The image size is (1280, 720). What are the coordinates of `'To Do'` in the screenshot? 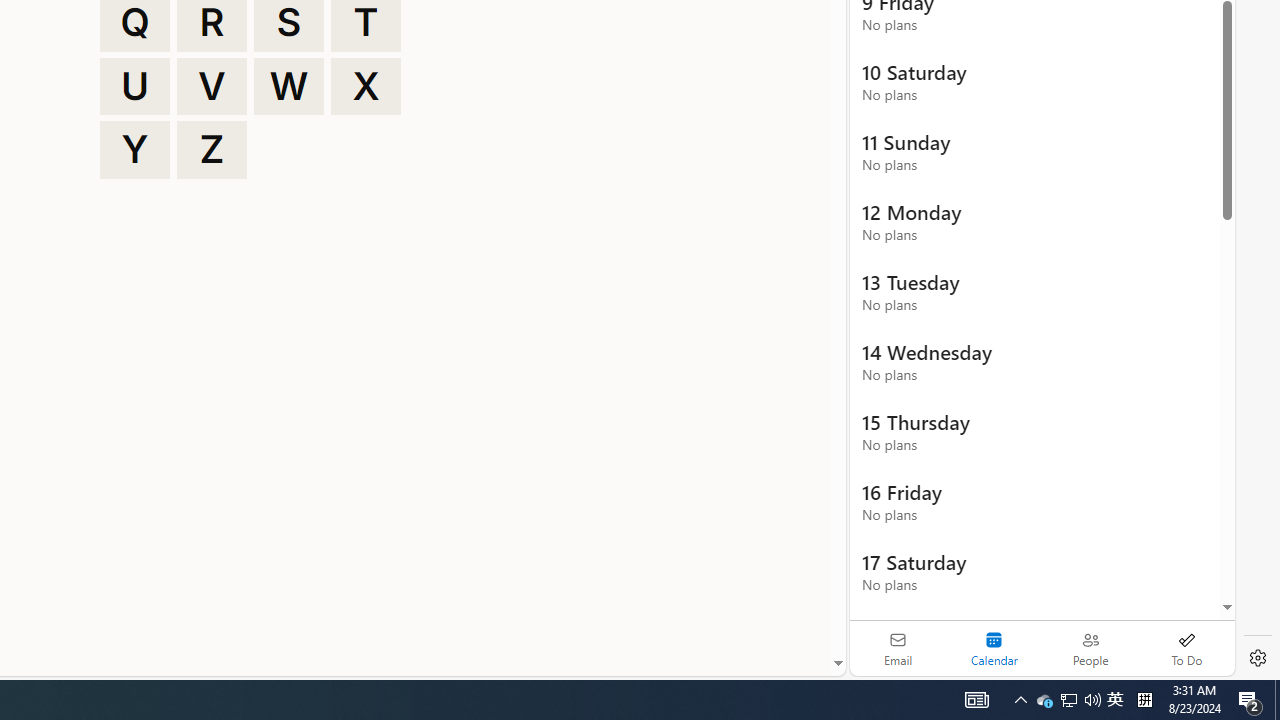 It's located at (1186, 648).